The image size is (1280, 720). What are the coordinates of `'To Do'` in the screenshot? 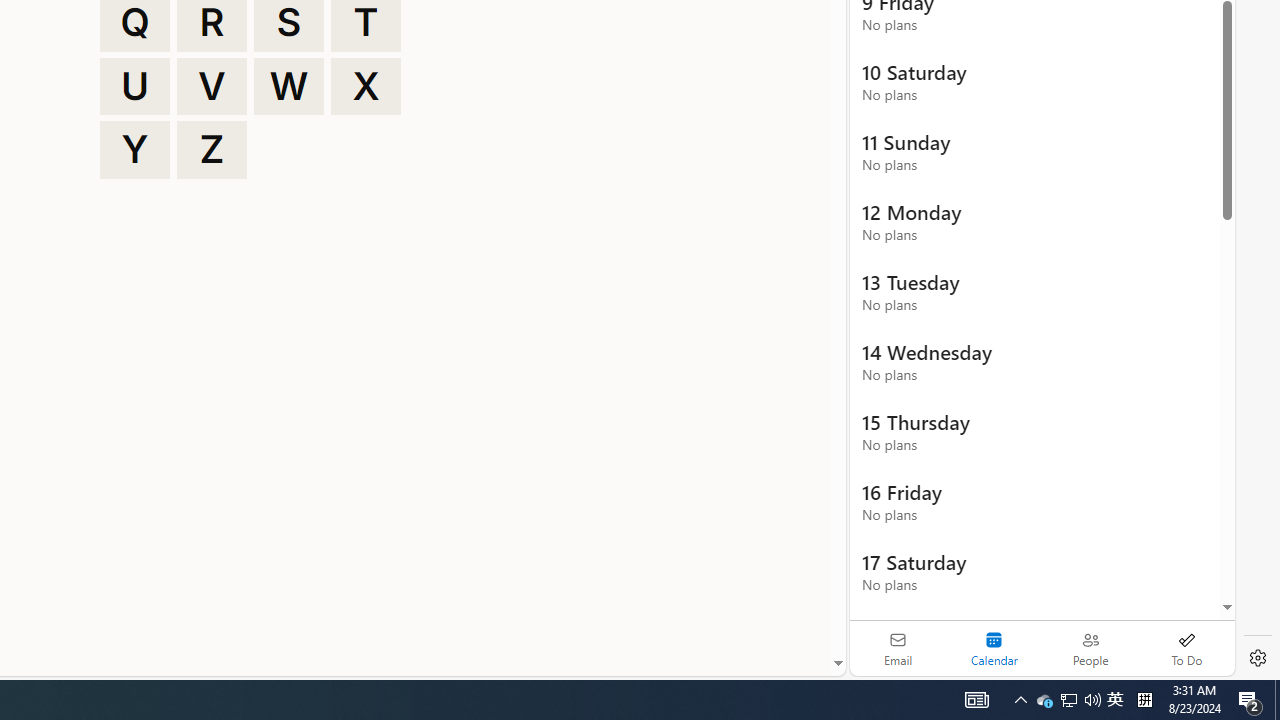 It's located at (1186, 648).